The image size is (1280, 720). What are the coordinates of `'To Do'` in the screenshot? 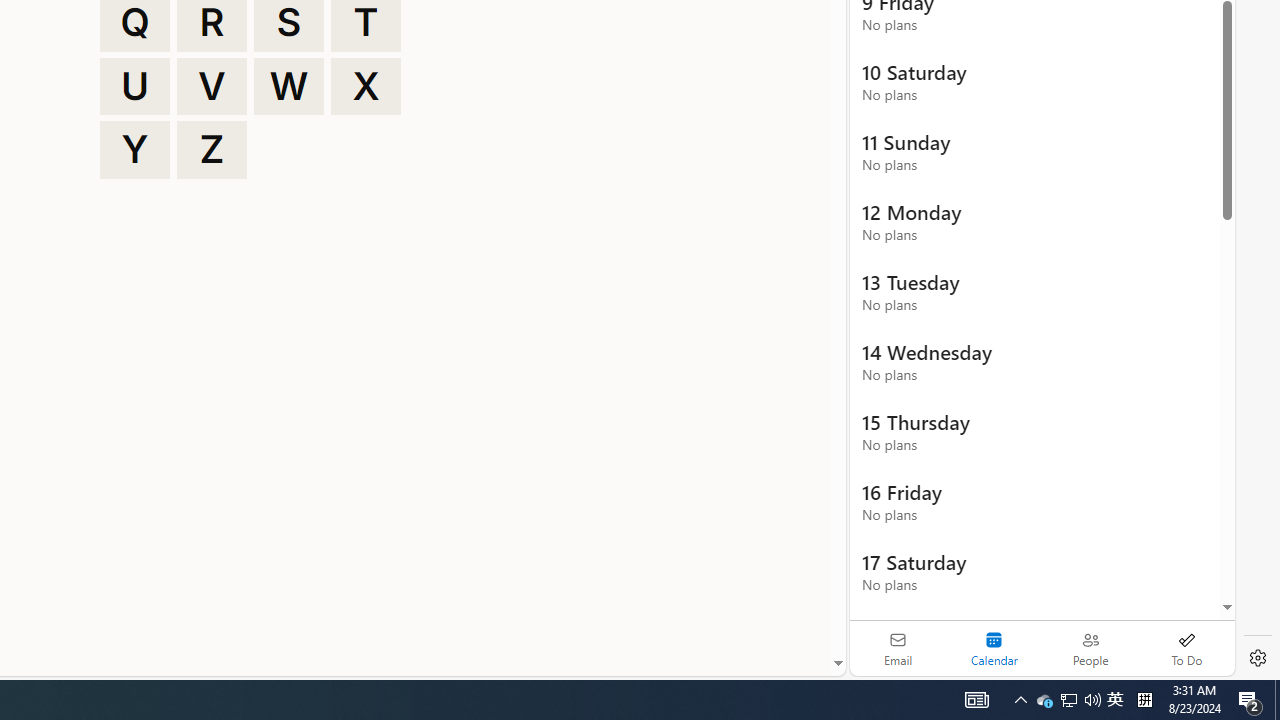 It's located at (1186, 648).